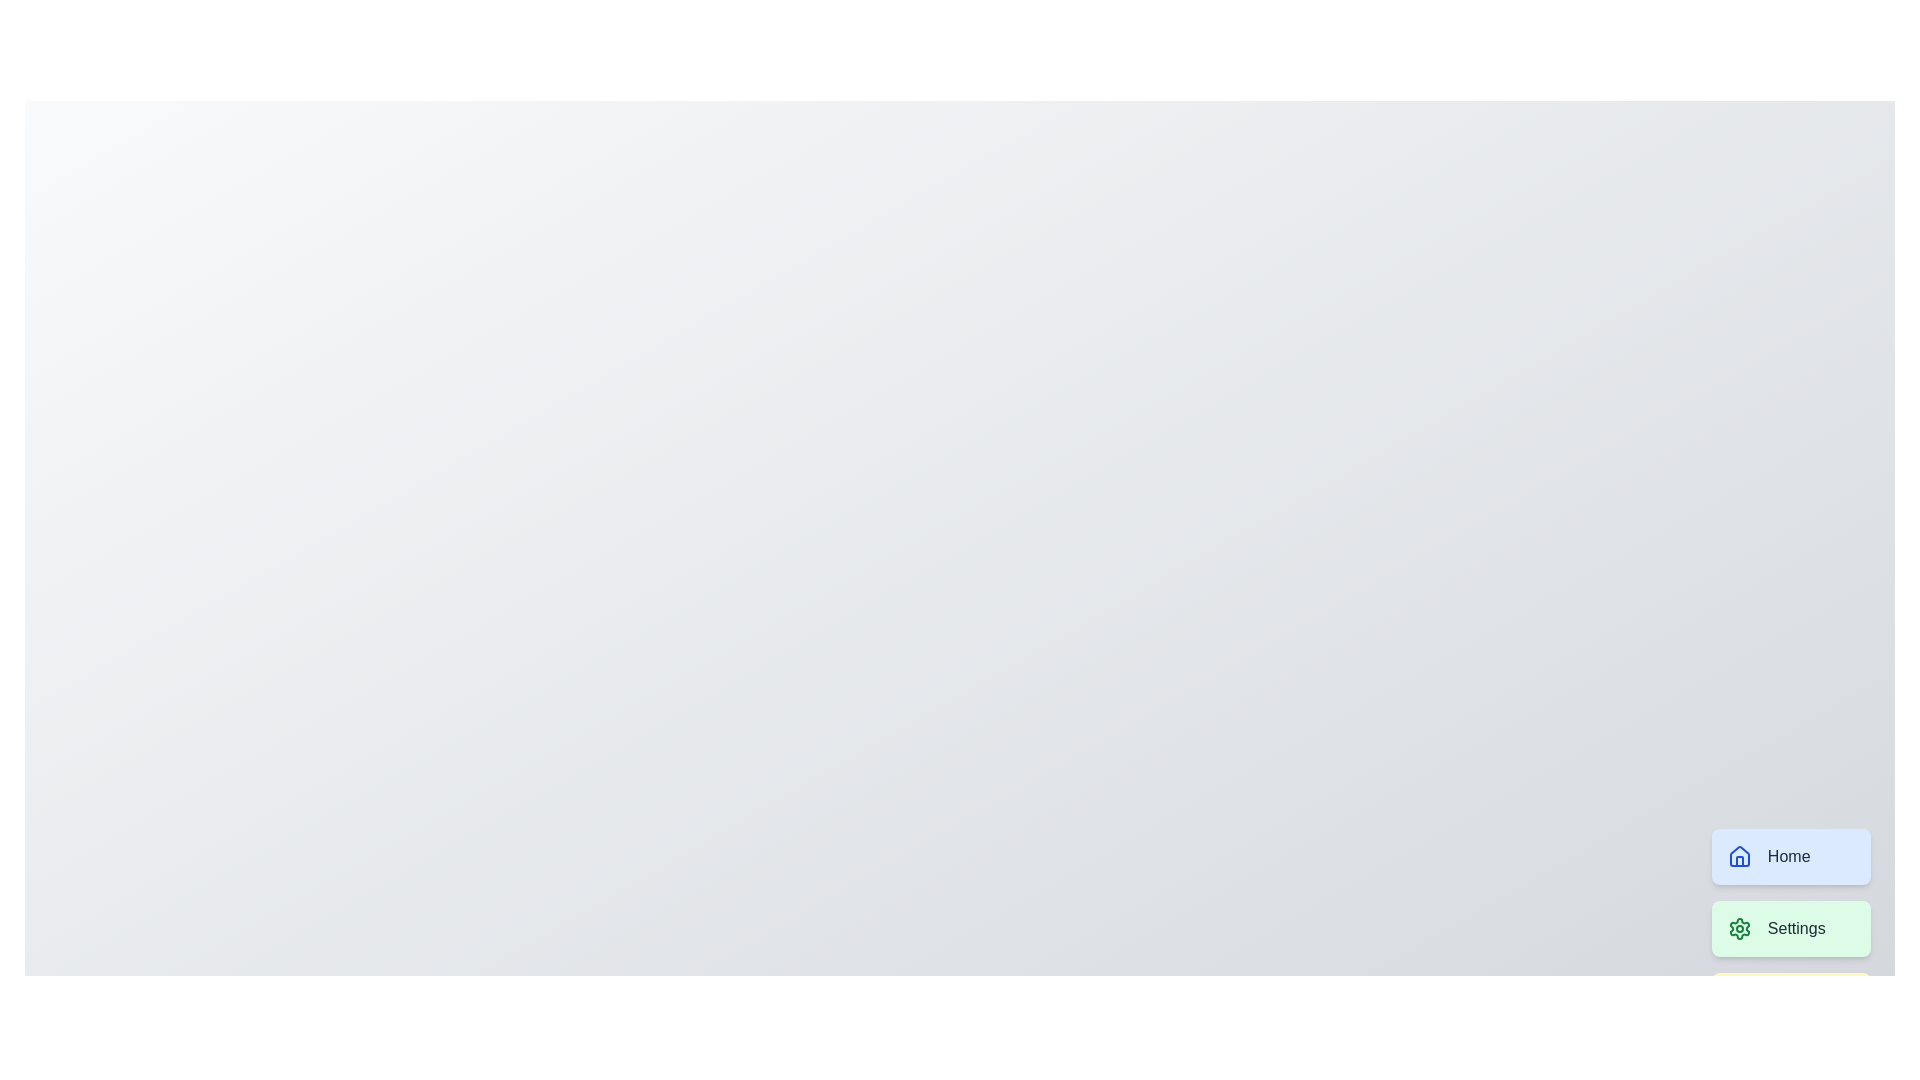 The height and width of the screenshot is (1080, 1920). I want to click on the 'Home' button to select it, so click(1790, 855).